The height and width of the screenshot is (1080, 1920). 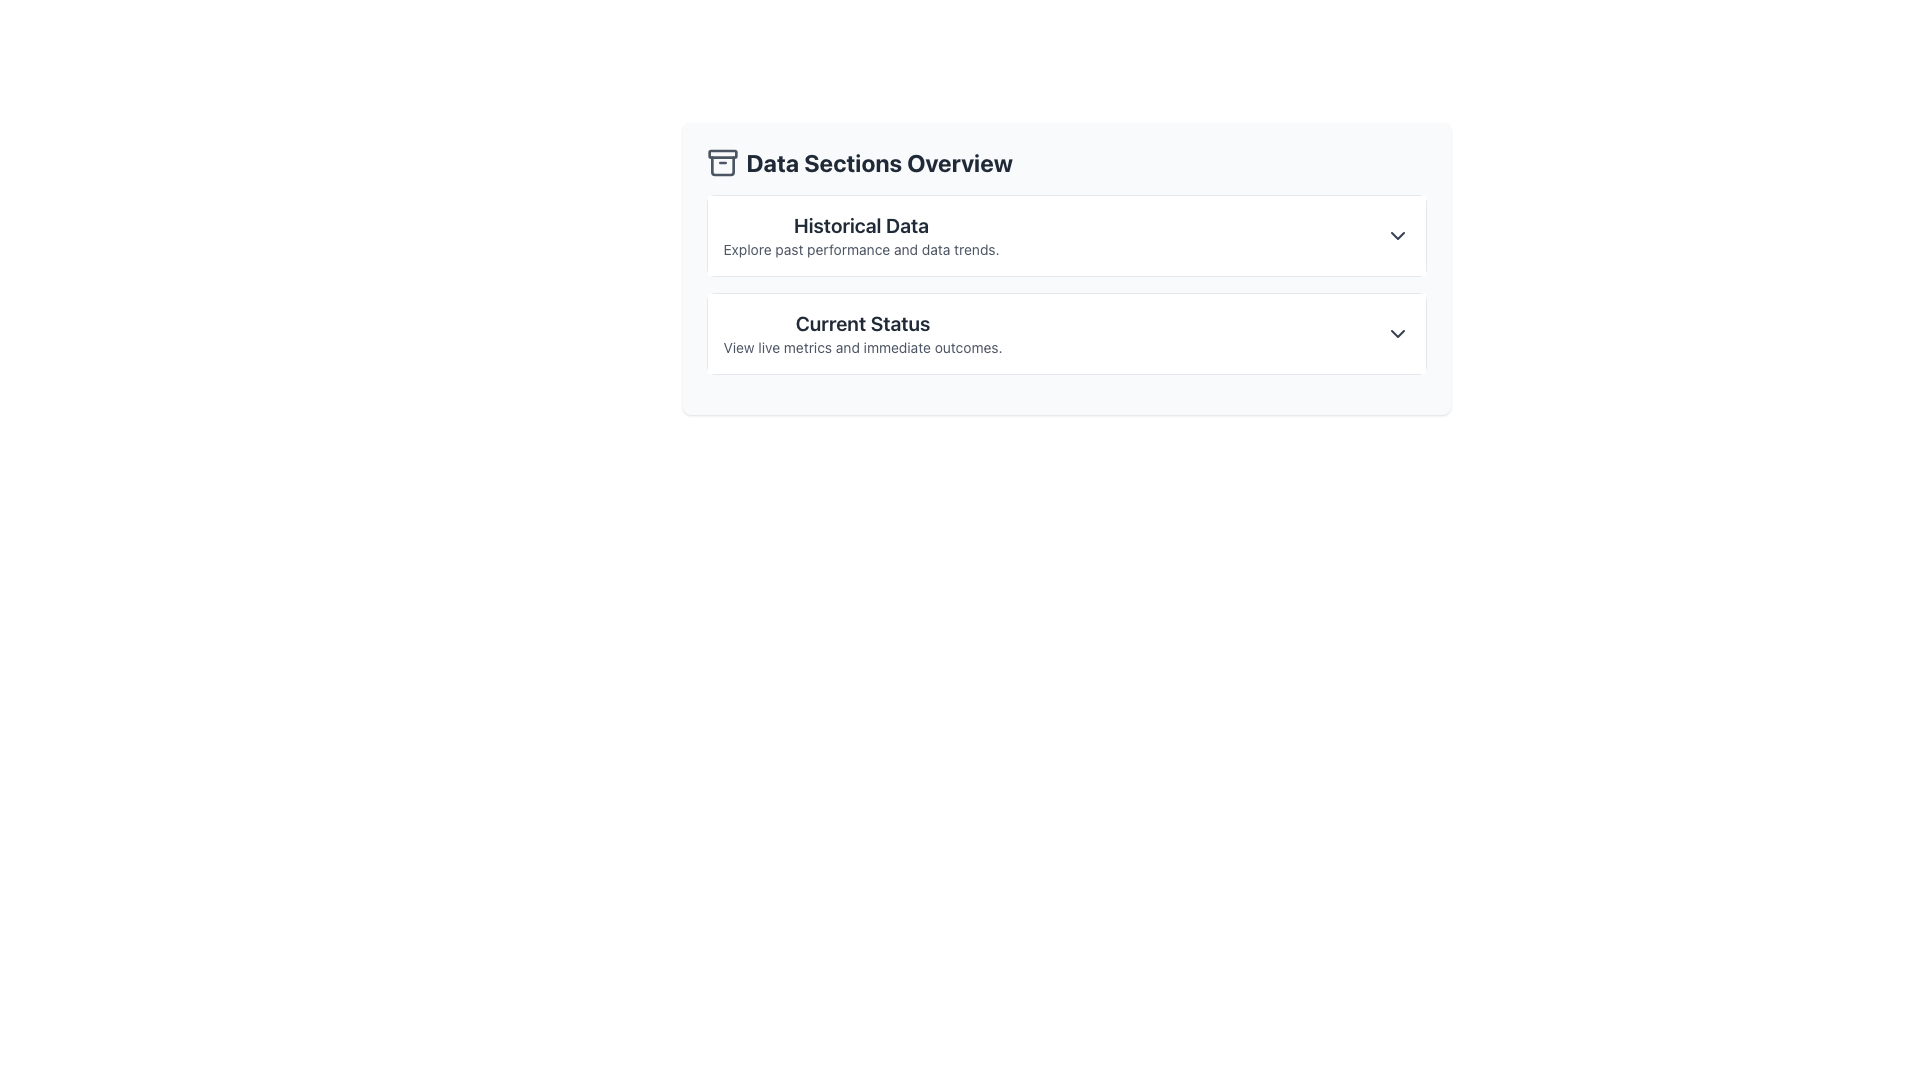 What do you see at coordinates (863, 346) in the screenshot?
I see `the text element that reads 'View live metrics and immediate outcomes,' which is styled with a small-sized gray font and positioned below the heading 'Current Status.'` at bounding box center [863, 346].